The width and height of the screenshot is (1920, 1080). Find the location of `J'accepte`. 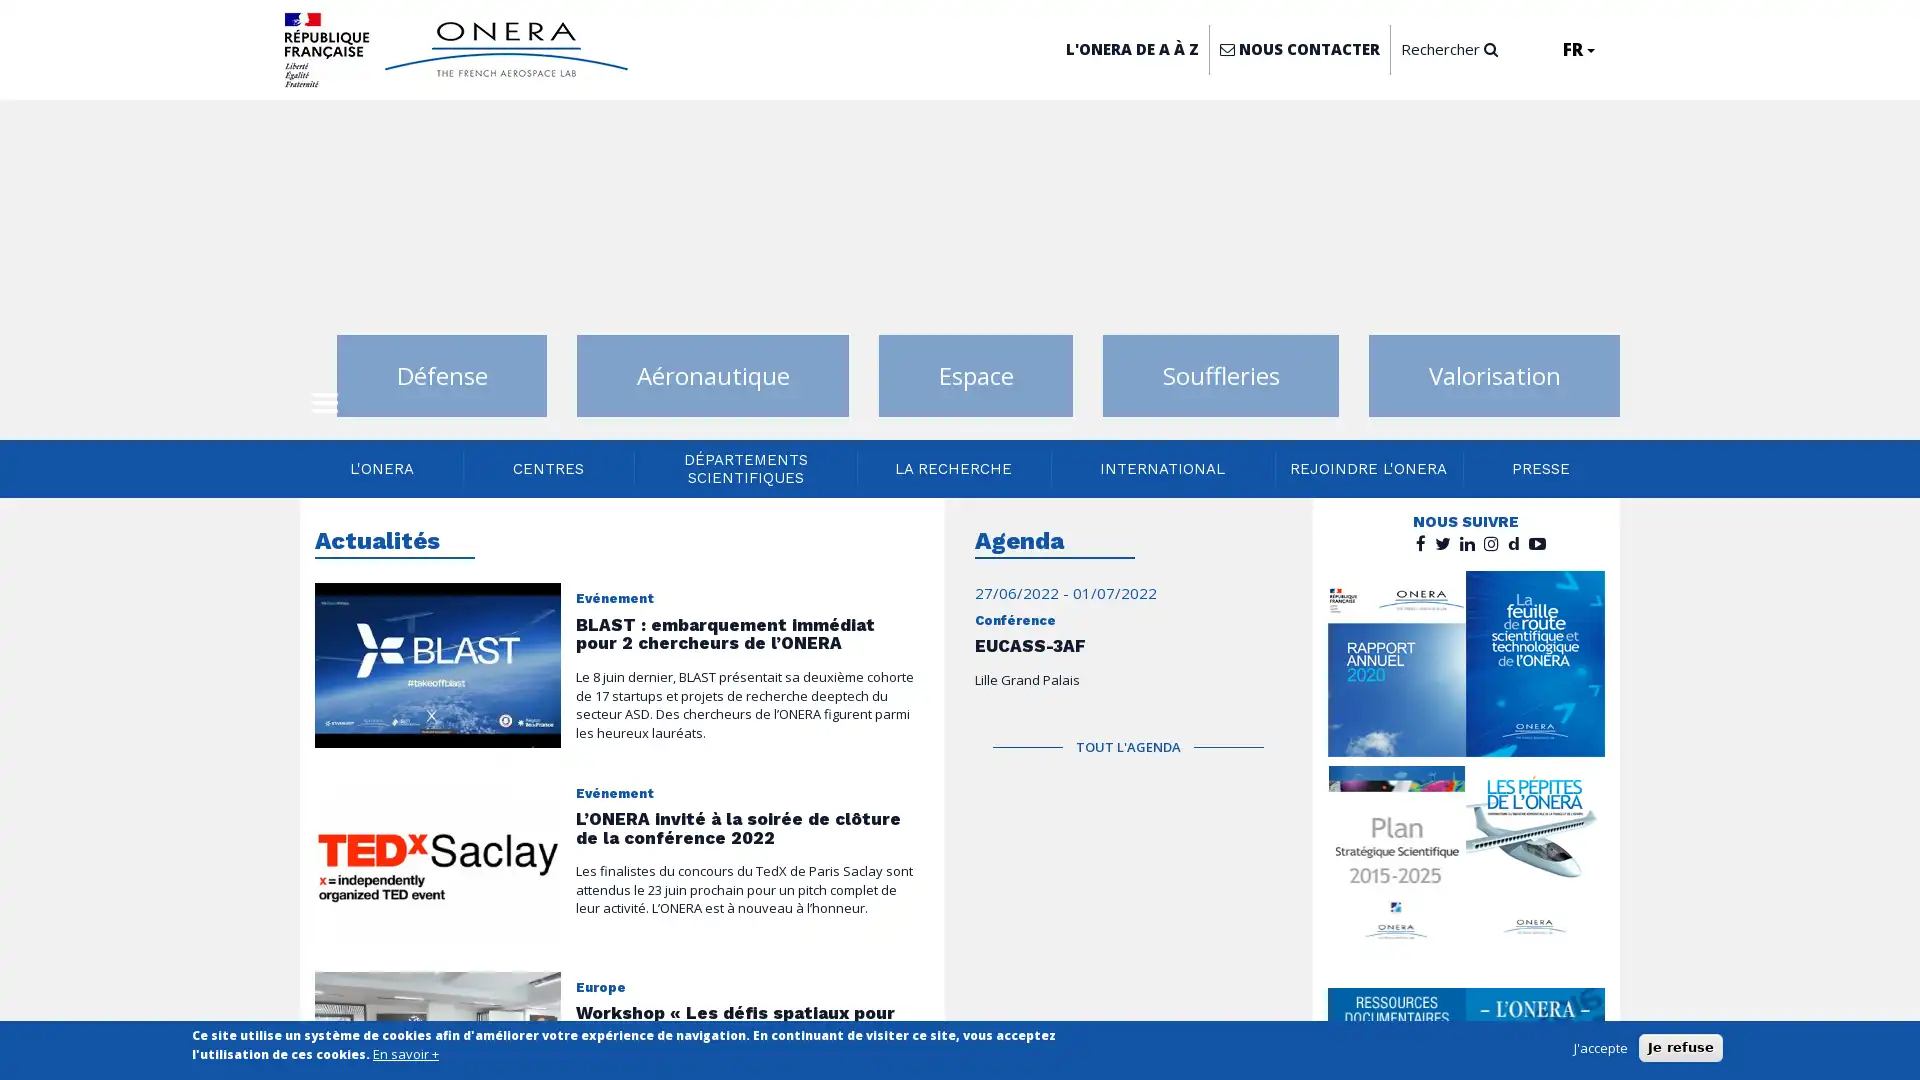

J'accepte is located at coordinates (1601, 1046).